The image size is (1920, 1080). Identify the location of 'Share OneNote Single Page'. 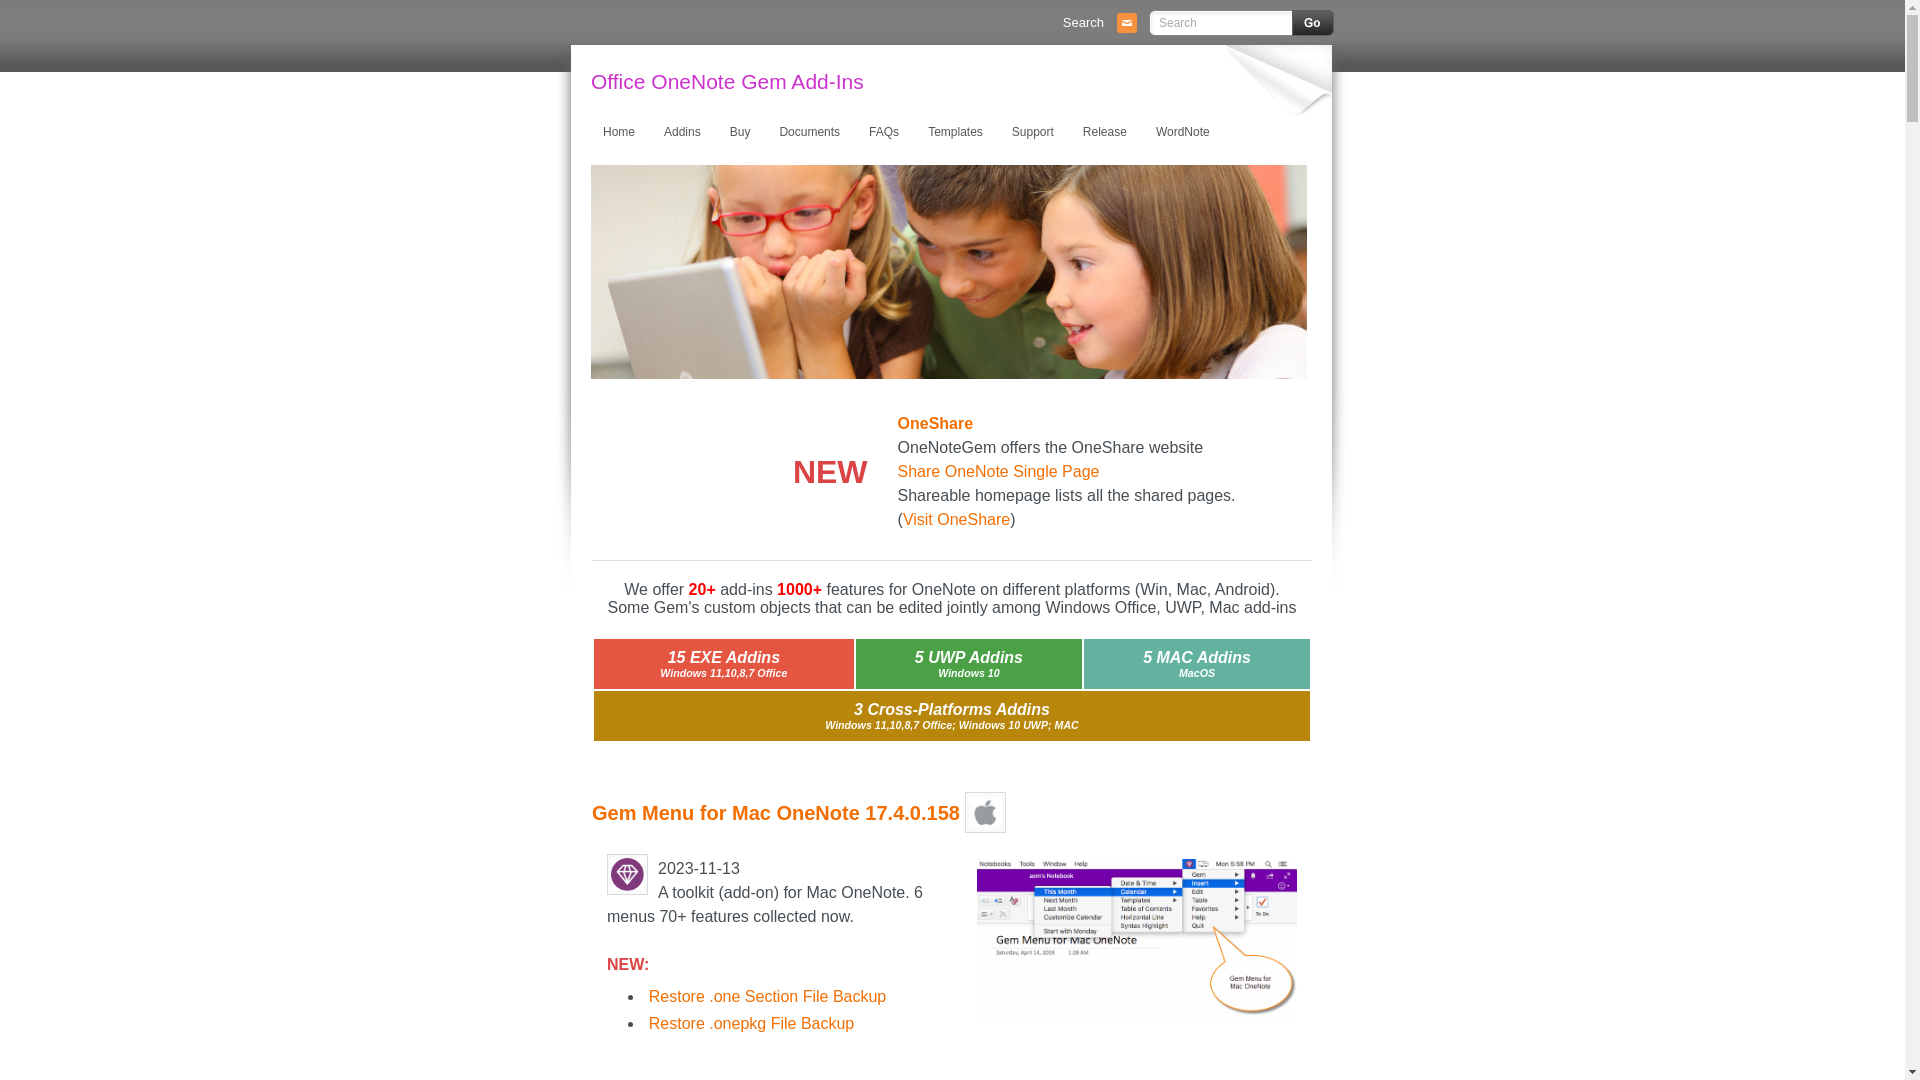
(998, 471).